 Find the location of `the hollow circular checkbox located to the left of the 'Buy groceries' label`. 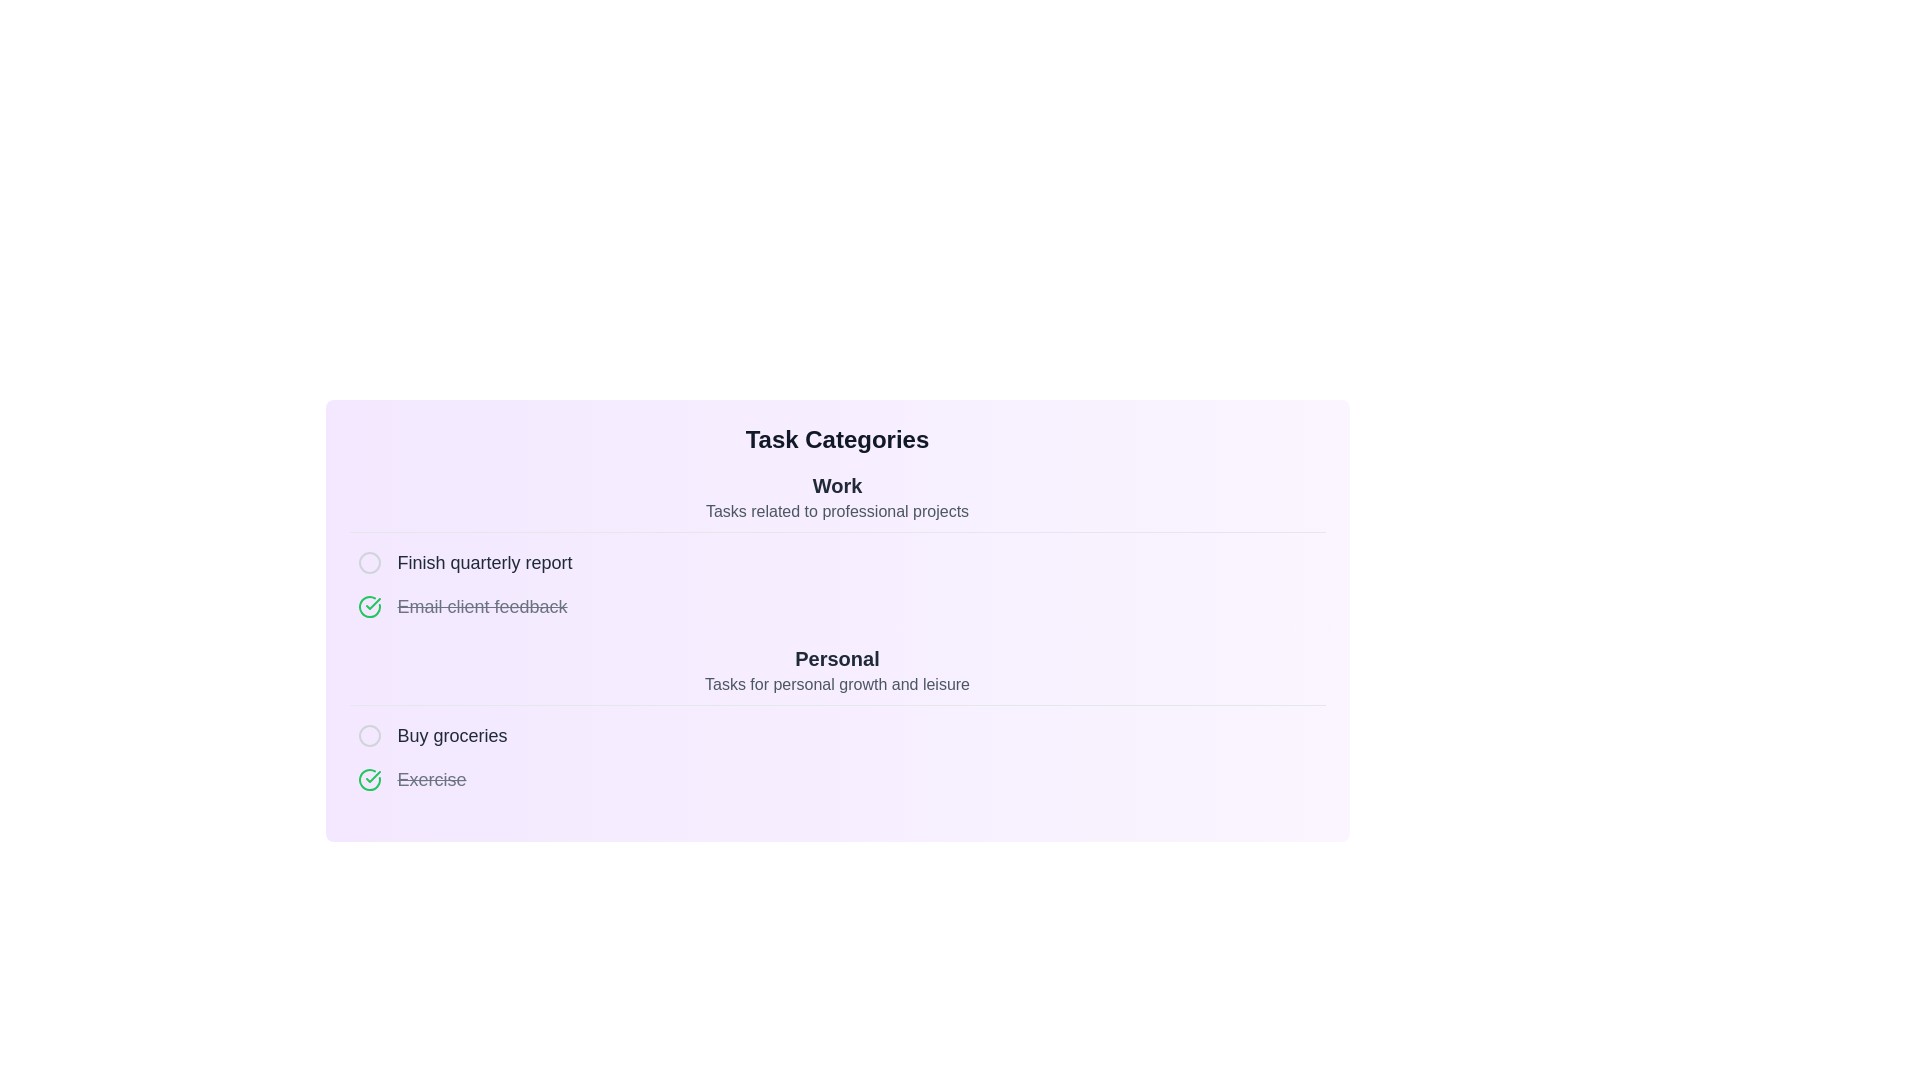

the hollow circular checkbox located to the left of the 'Buy groceries' label is located at coordinates (369, 736).